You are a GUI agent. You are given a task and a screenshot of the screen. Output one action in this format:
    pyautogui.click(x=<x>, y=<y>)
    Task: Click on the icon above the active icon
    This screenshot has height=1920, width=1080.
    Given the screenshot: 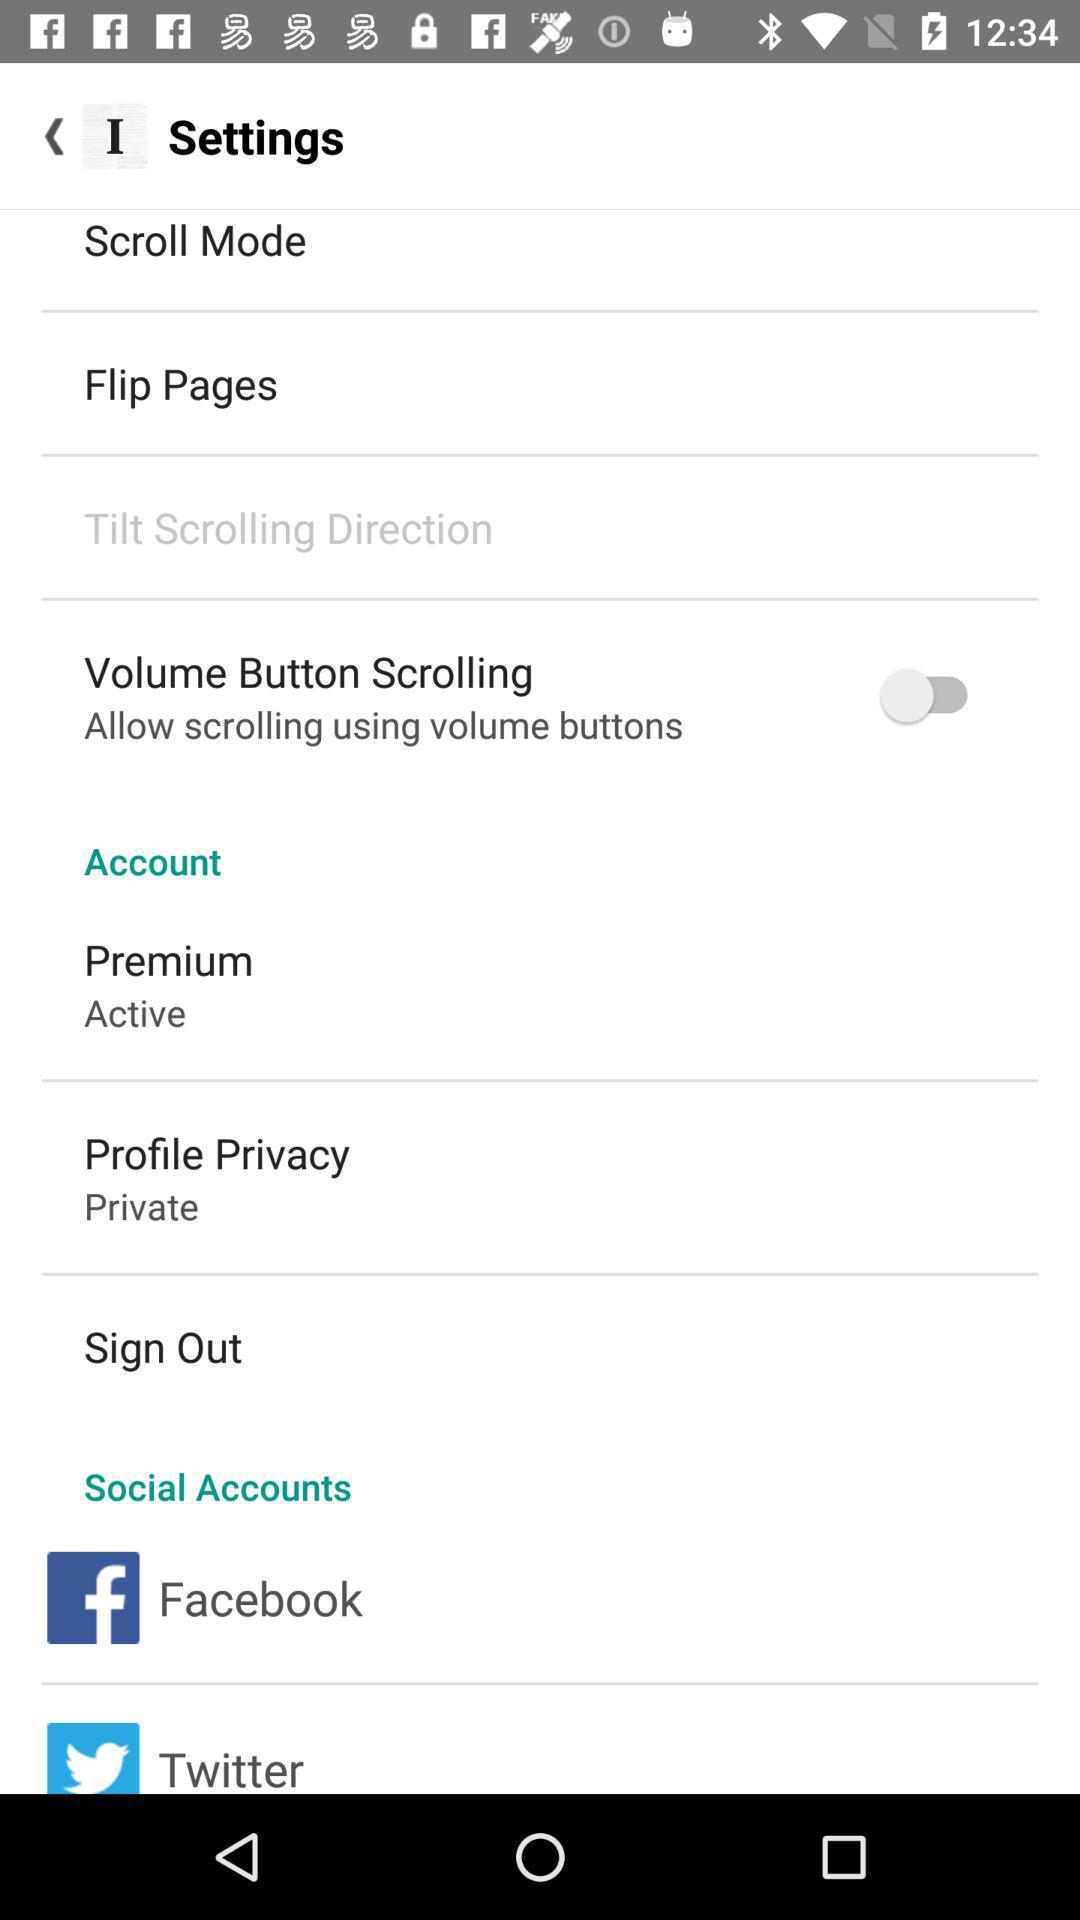 What is the action you would take?
    pyautogui.click(x=167, y=958)
    